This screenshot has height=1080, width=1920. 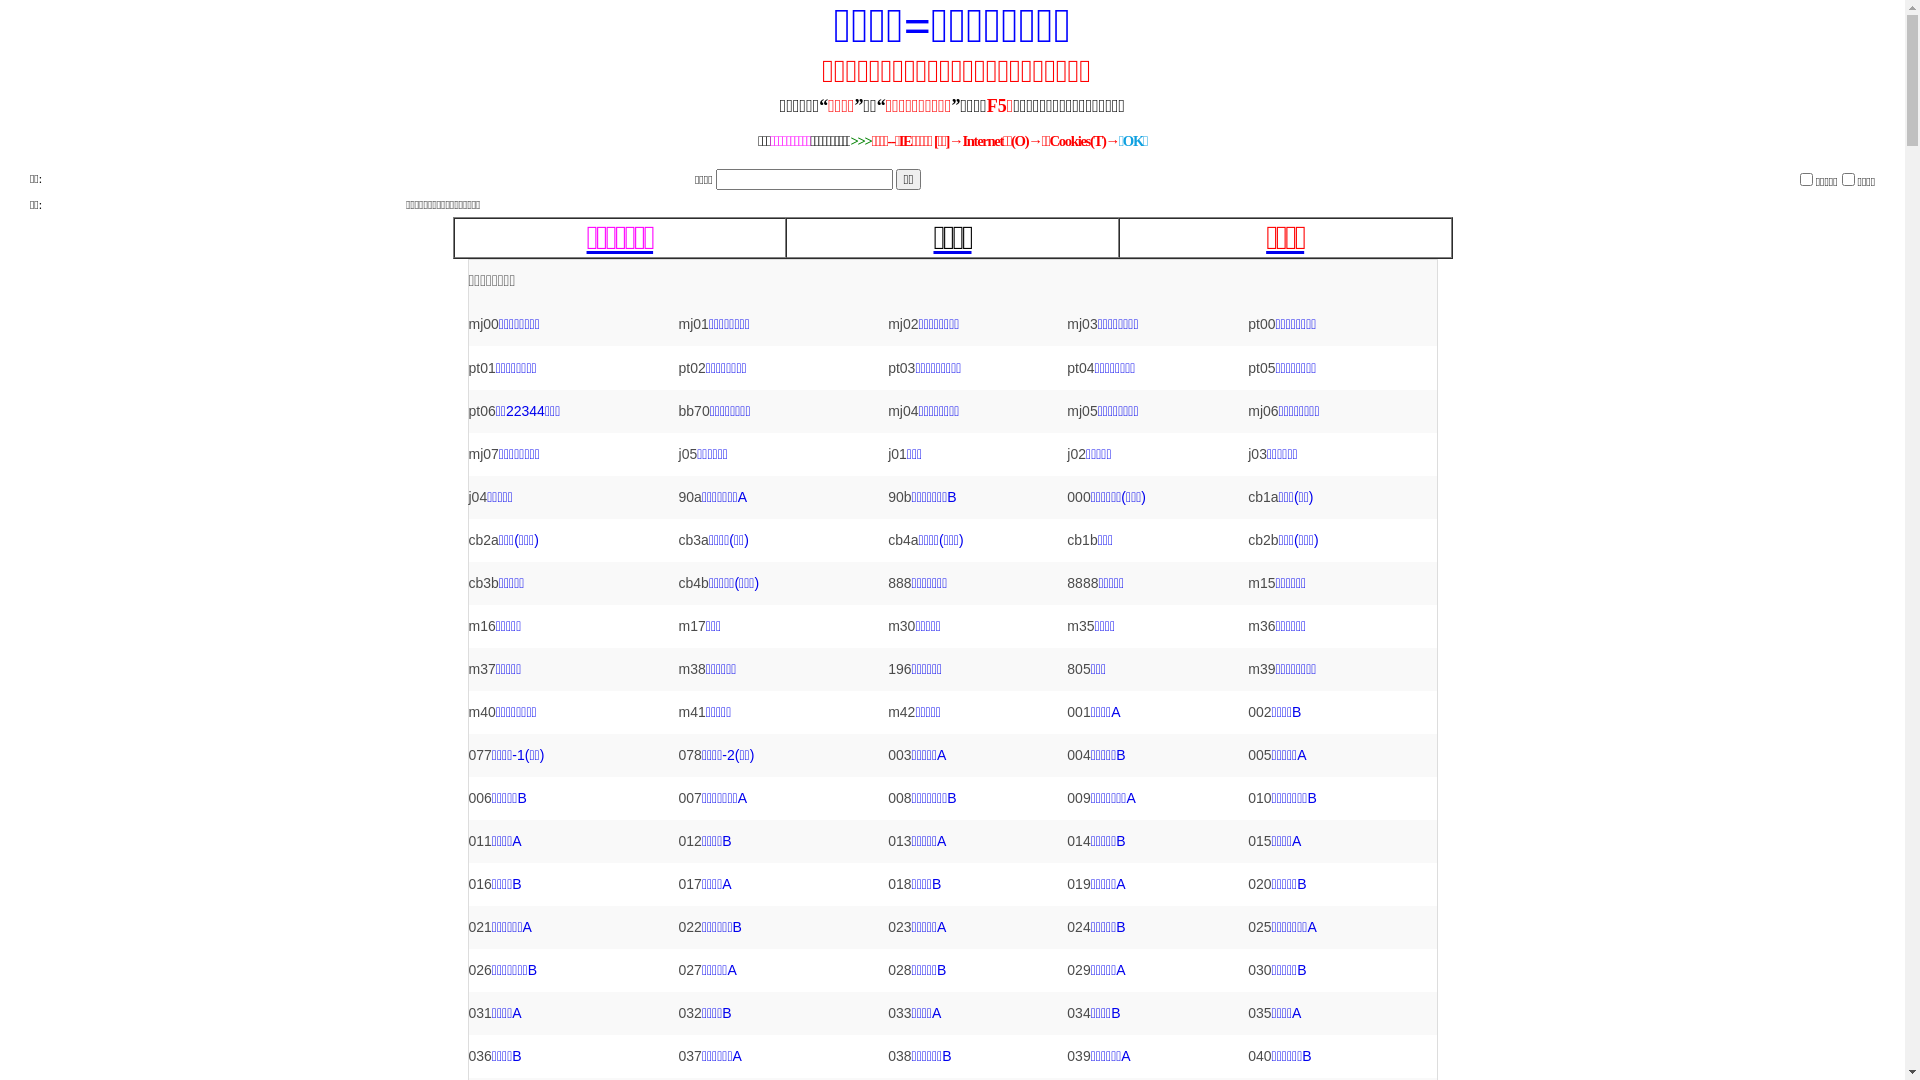 I want to click on 'cb4b', so click(x=694, y=582).